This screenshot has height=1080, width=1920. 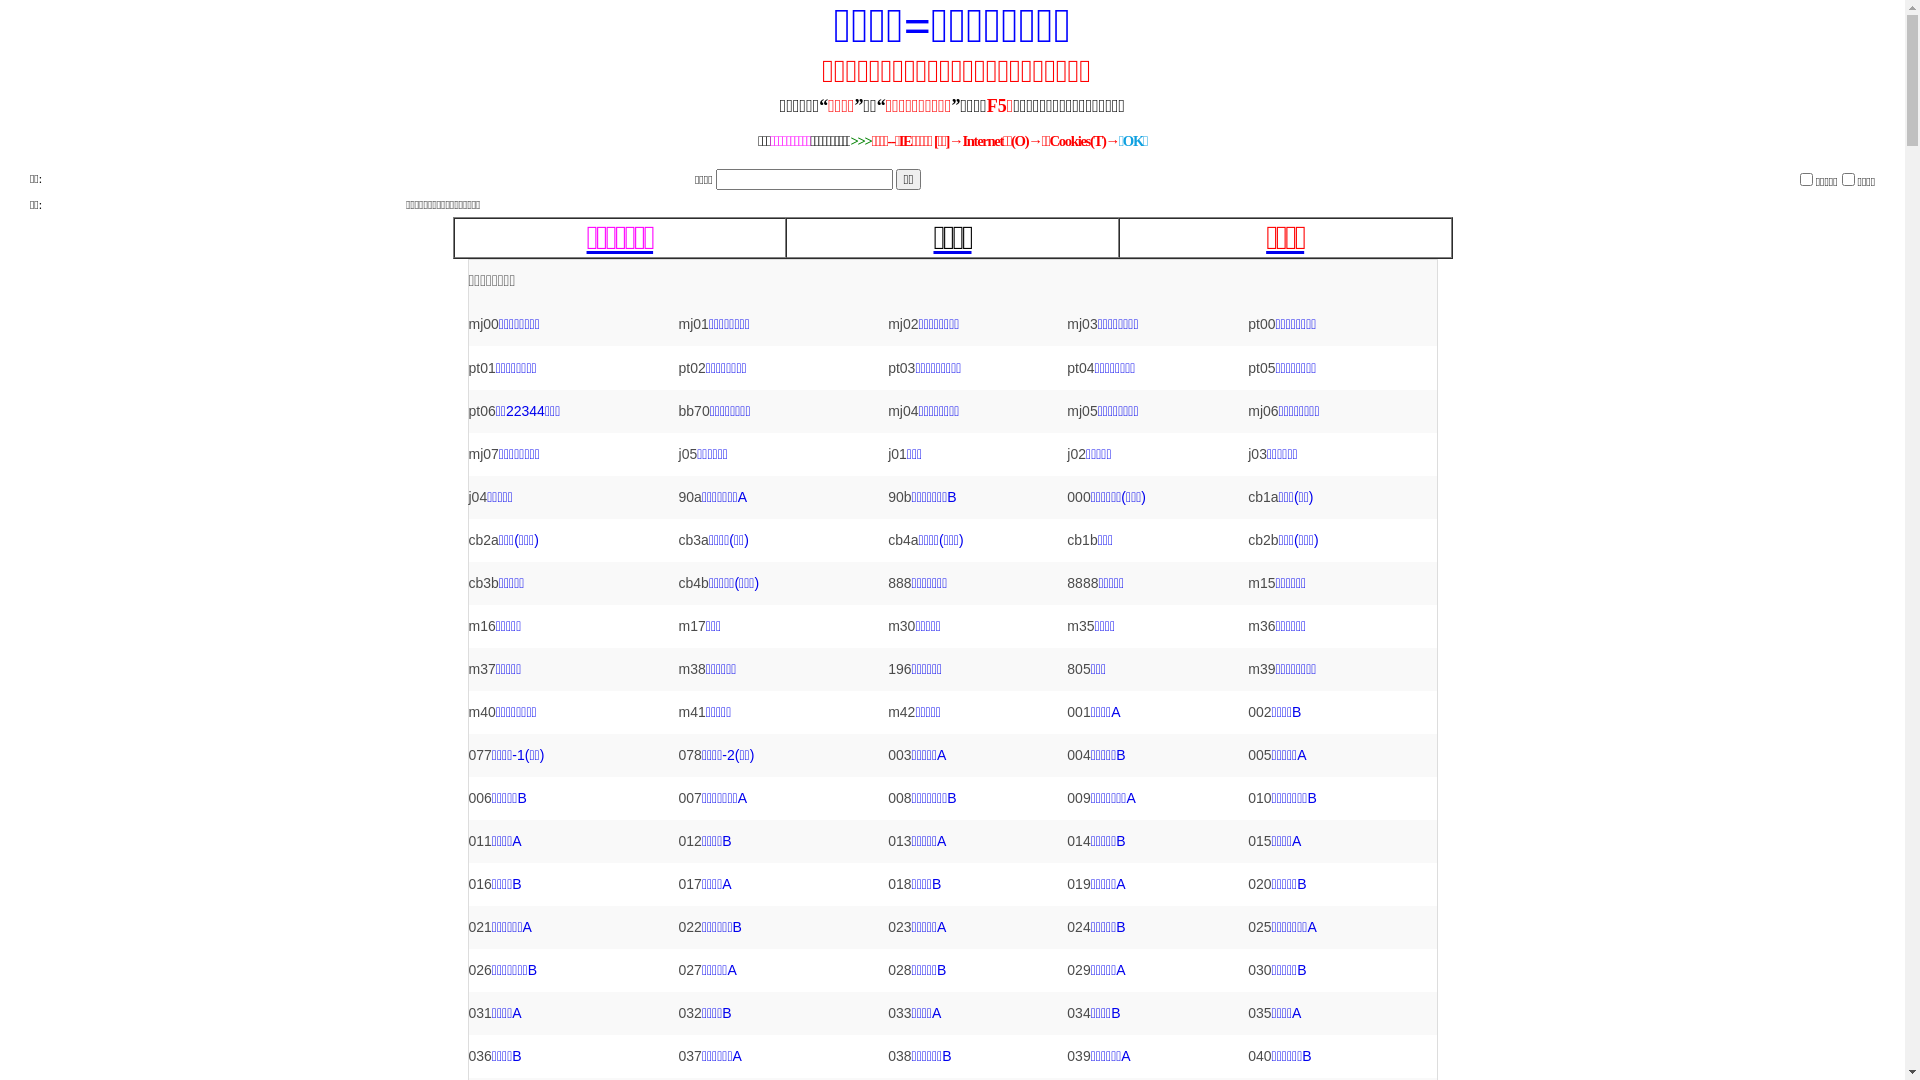 I want to click on 'cb4b', so click(x=694, y=582).